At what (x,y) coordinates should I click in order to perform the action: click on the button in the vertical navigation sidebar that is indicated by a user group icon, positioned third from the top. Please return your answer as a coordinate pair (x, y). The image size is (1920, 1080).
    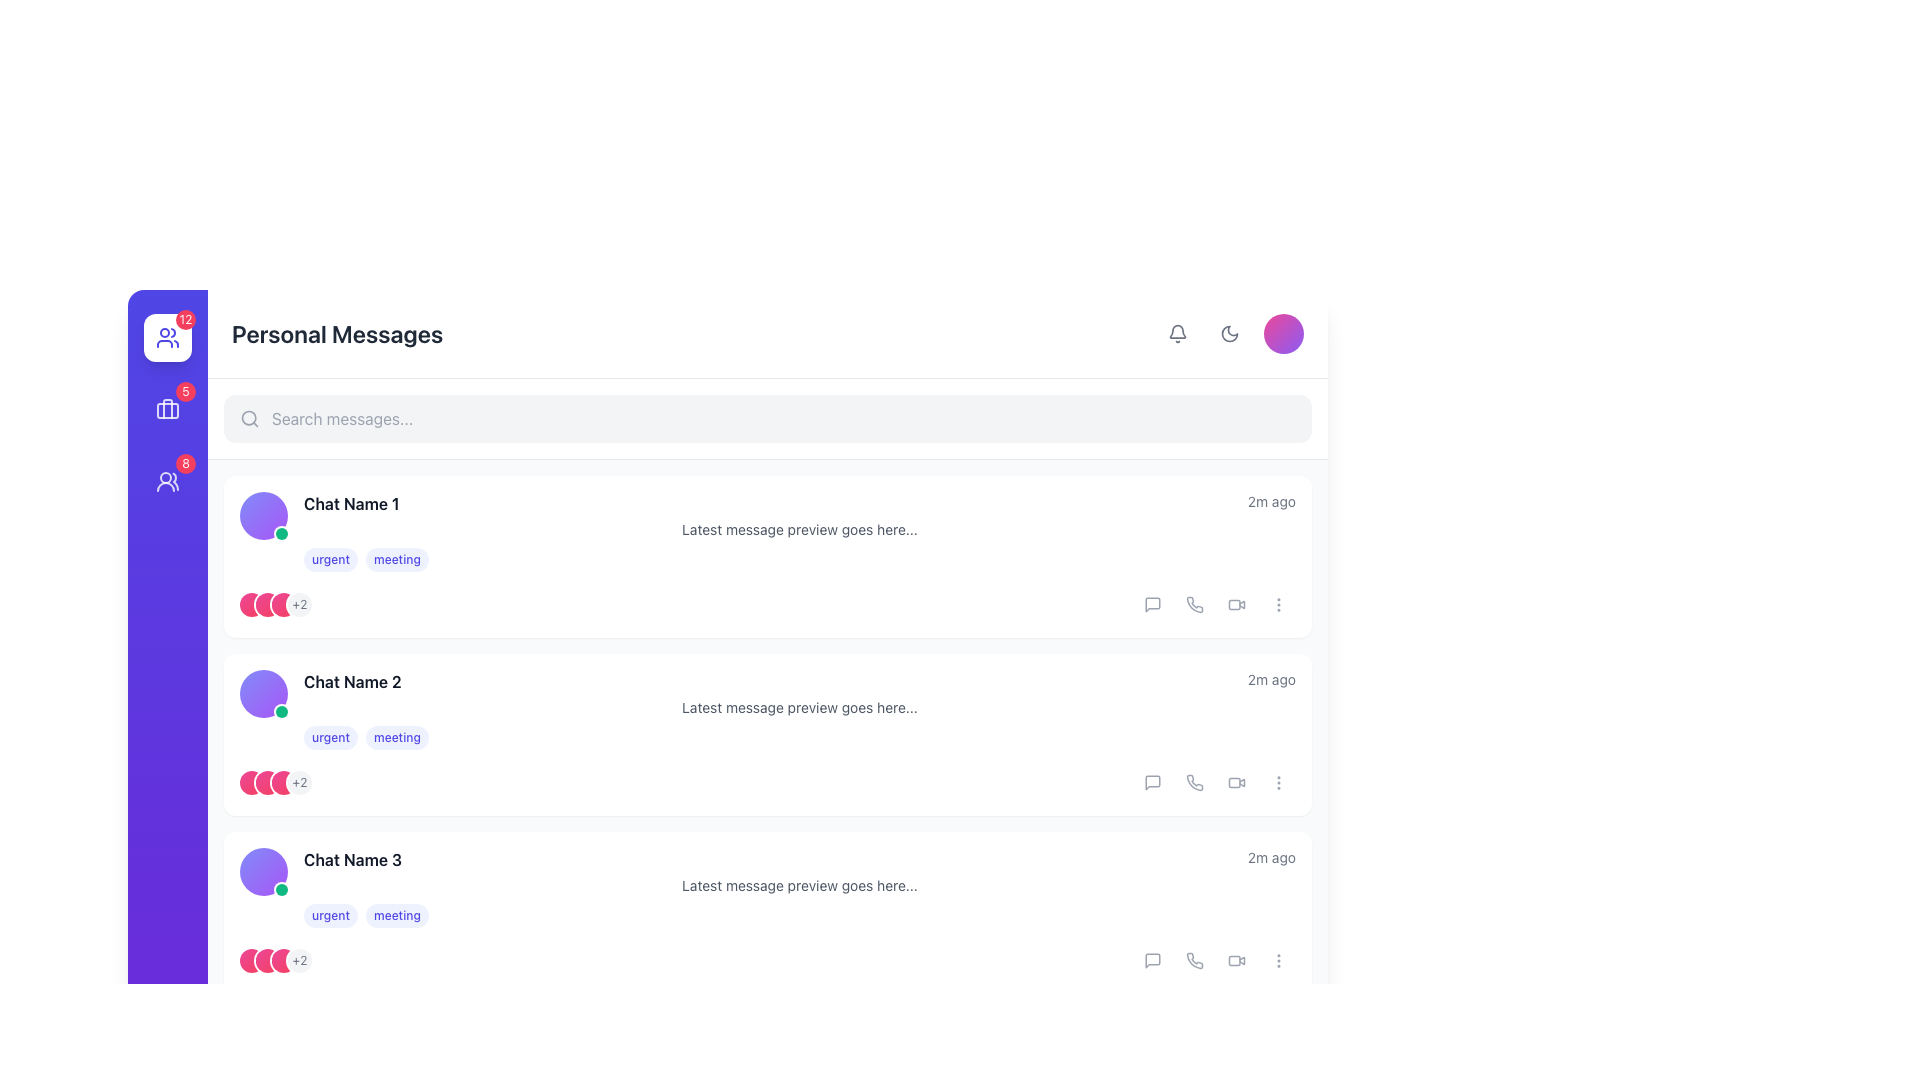
    Looking at the image, I should click on (168, 482).